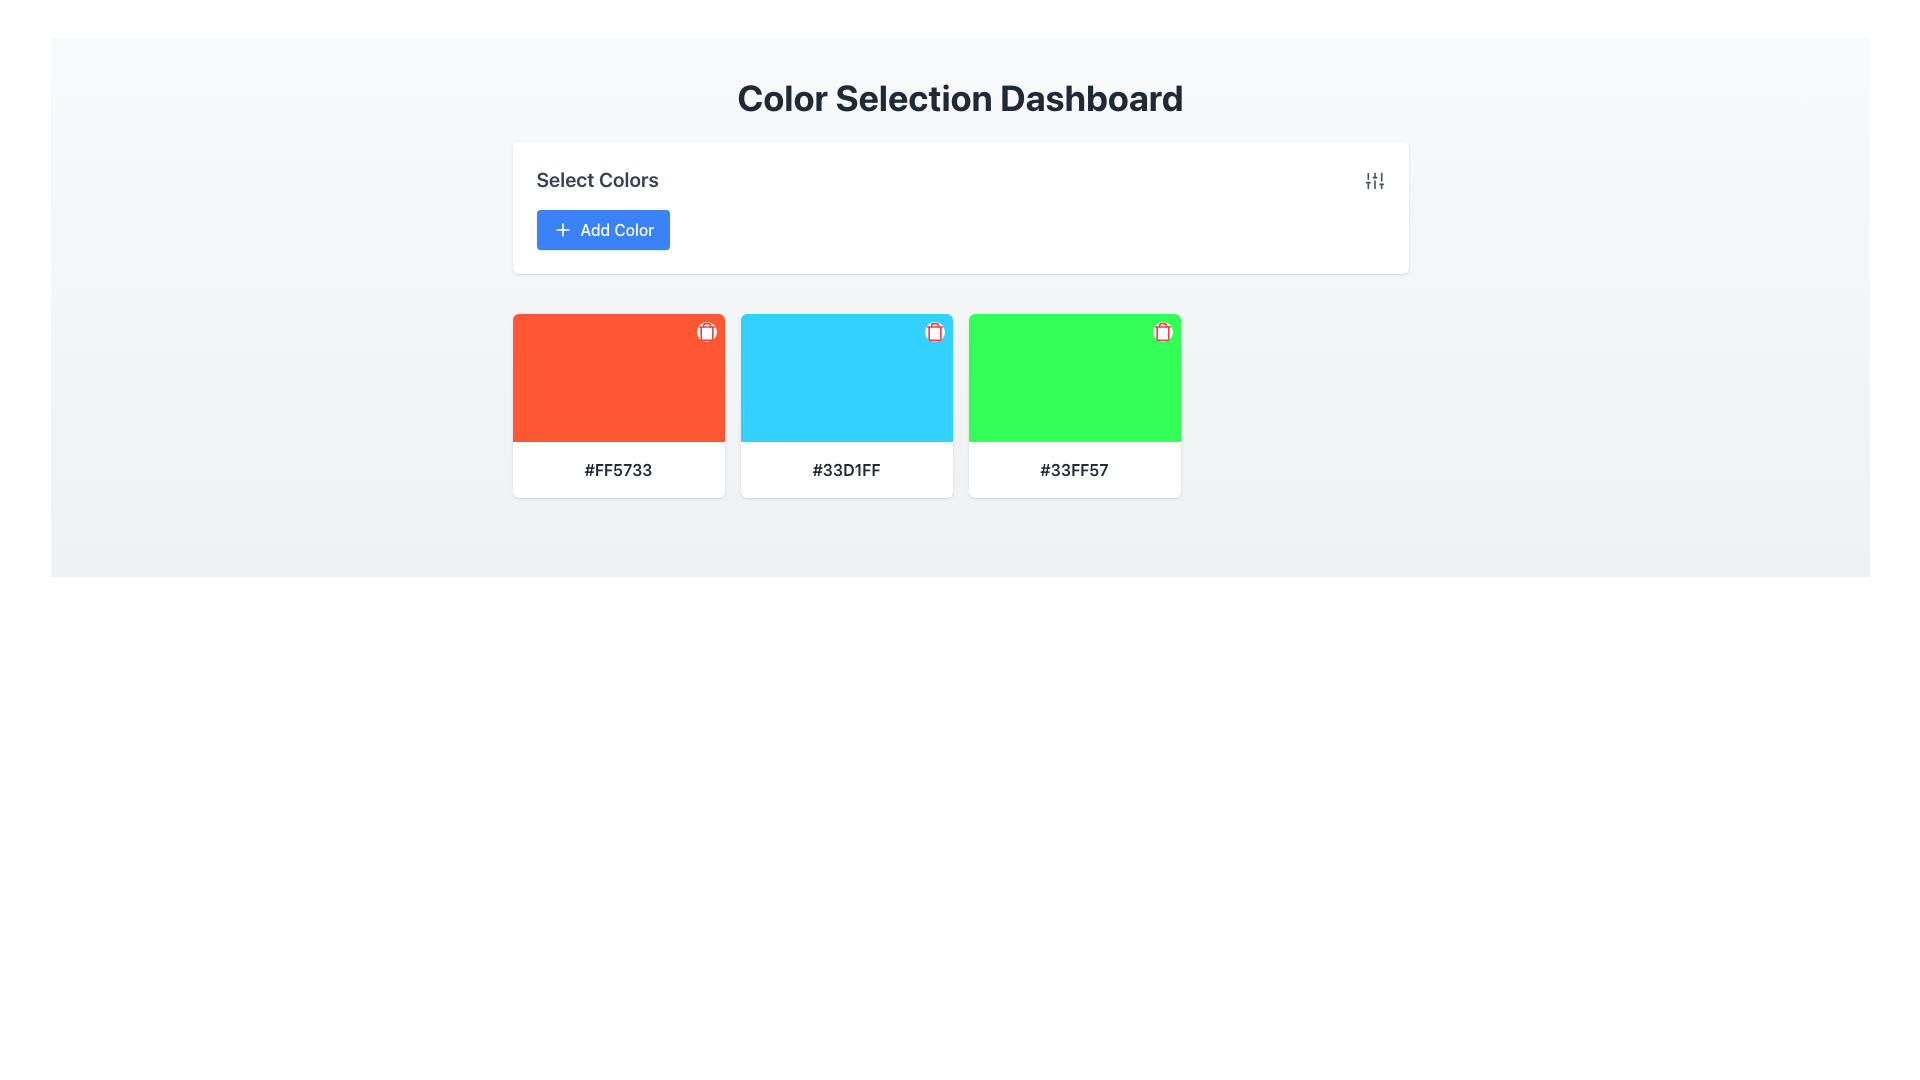 The image size is (1920, 1080). What do you see at coordinates (617, 378) in the screenshot?
I see `the first colored preview rectangle with a vivid orange background (#FF5733) in the 'Select Colors' section of the main interface` at bounding box center [617, 378].